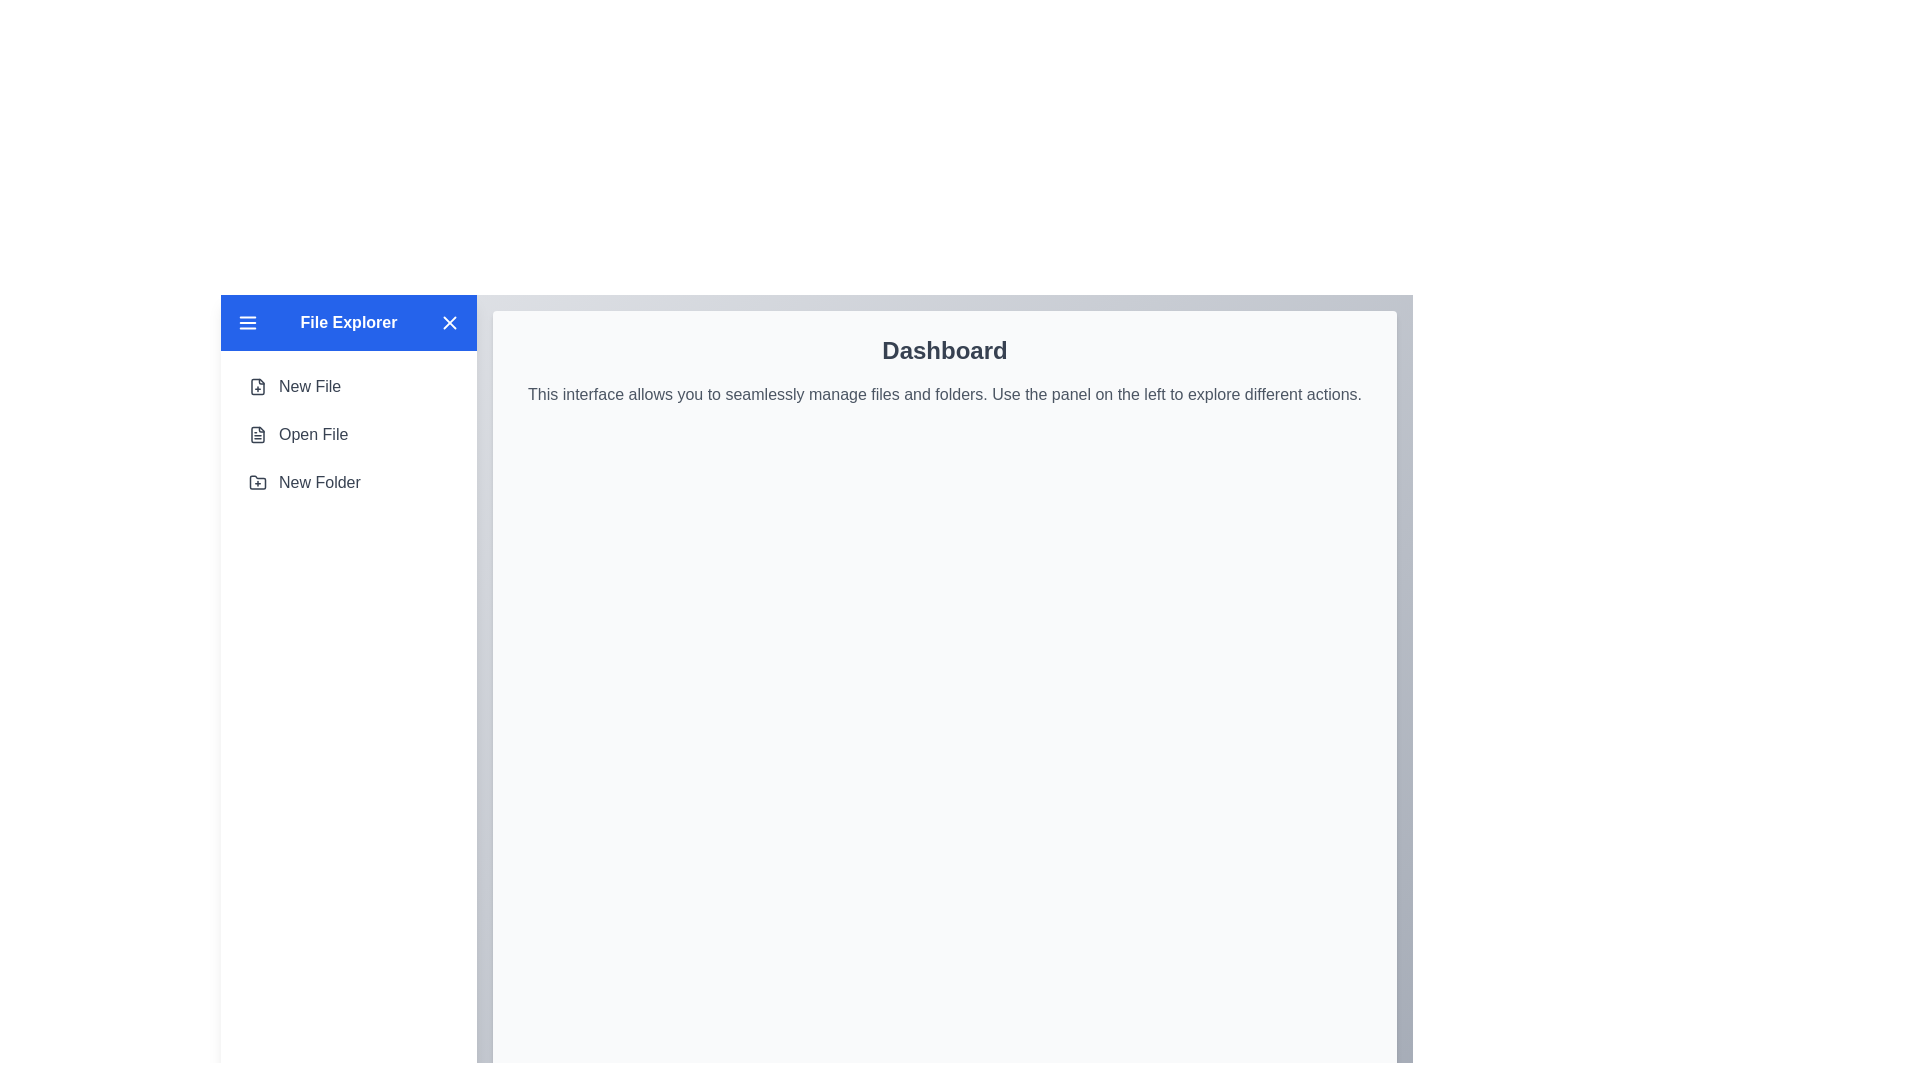 The image size is (1920, 1080). I want to click on the 'Open File' icon located in the left navigation panel, specifically the second item from the top, aligned to the left of the 'Open File' text, so click(257, 434).